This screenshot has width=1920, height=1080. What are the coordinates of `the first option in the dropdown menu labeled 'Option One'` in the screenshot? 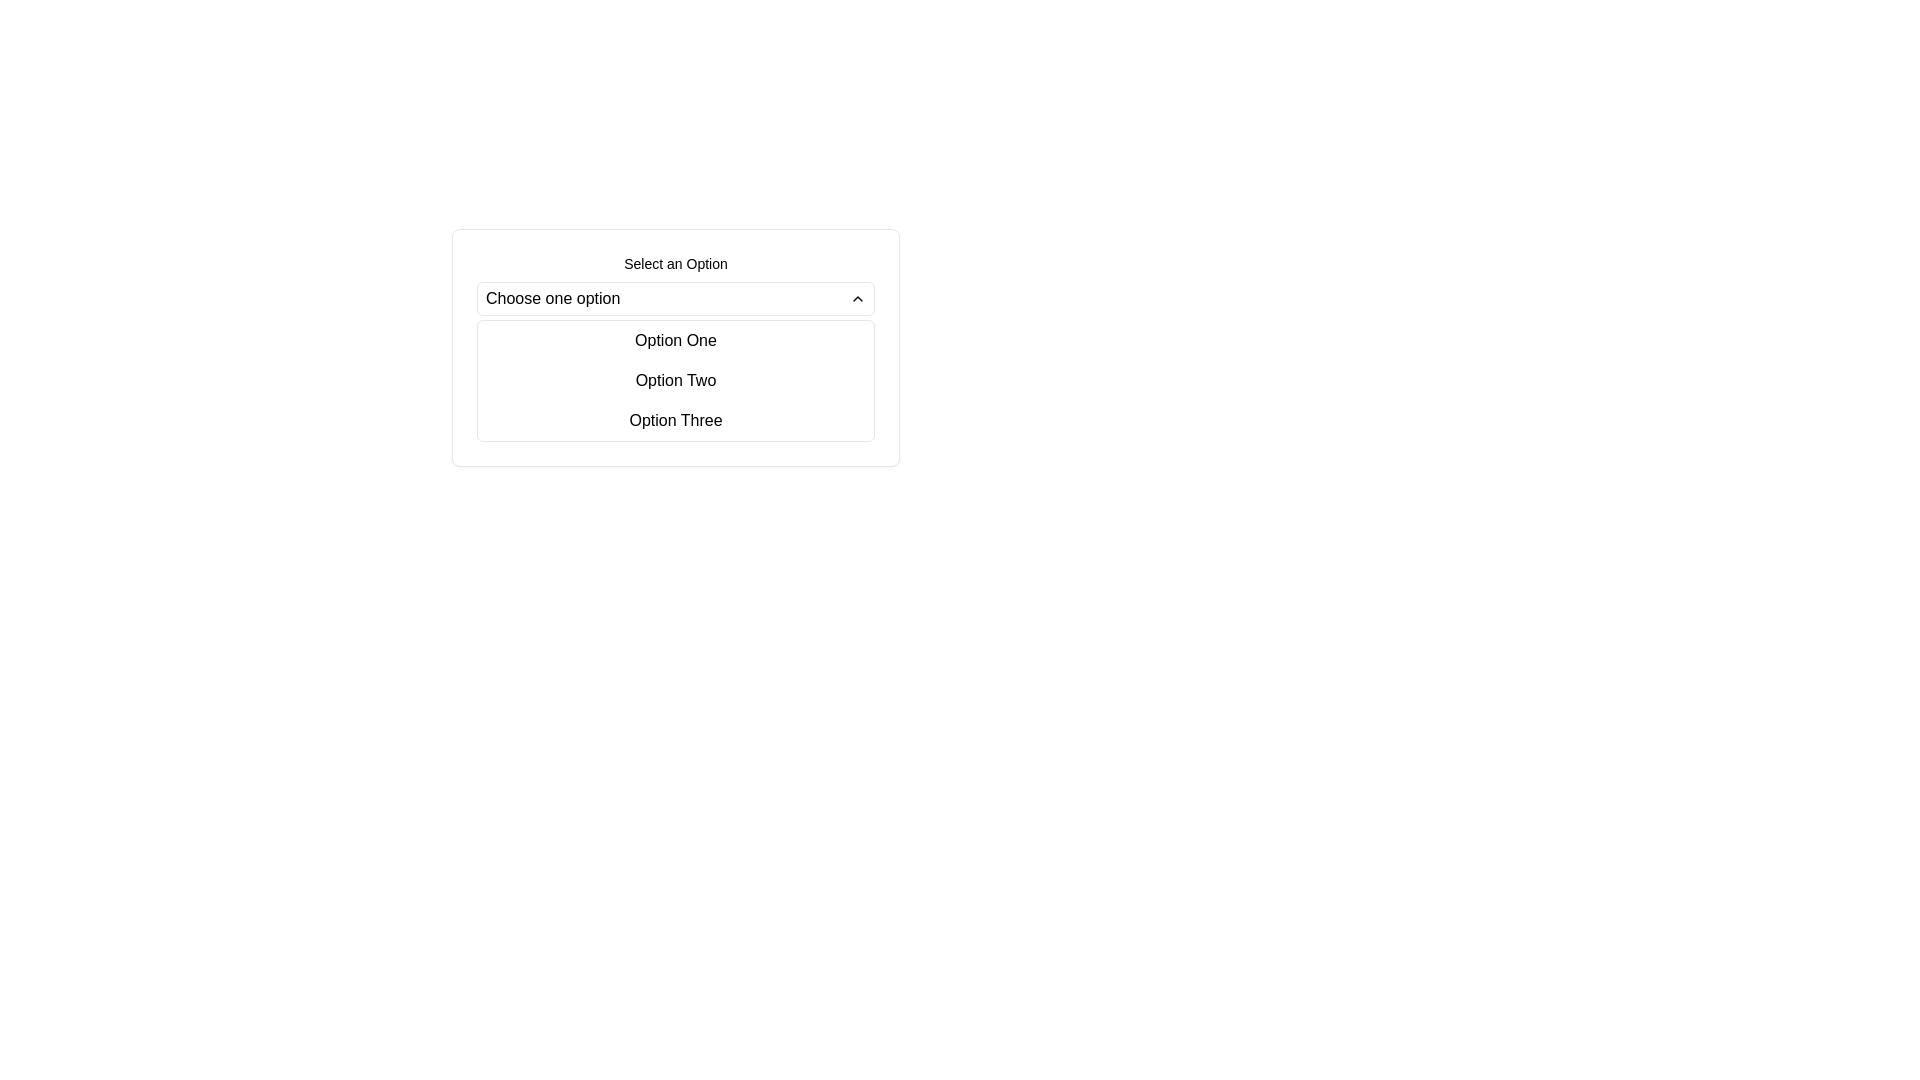 It's located at (676, 339).